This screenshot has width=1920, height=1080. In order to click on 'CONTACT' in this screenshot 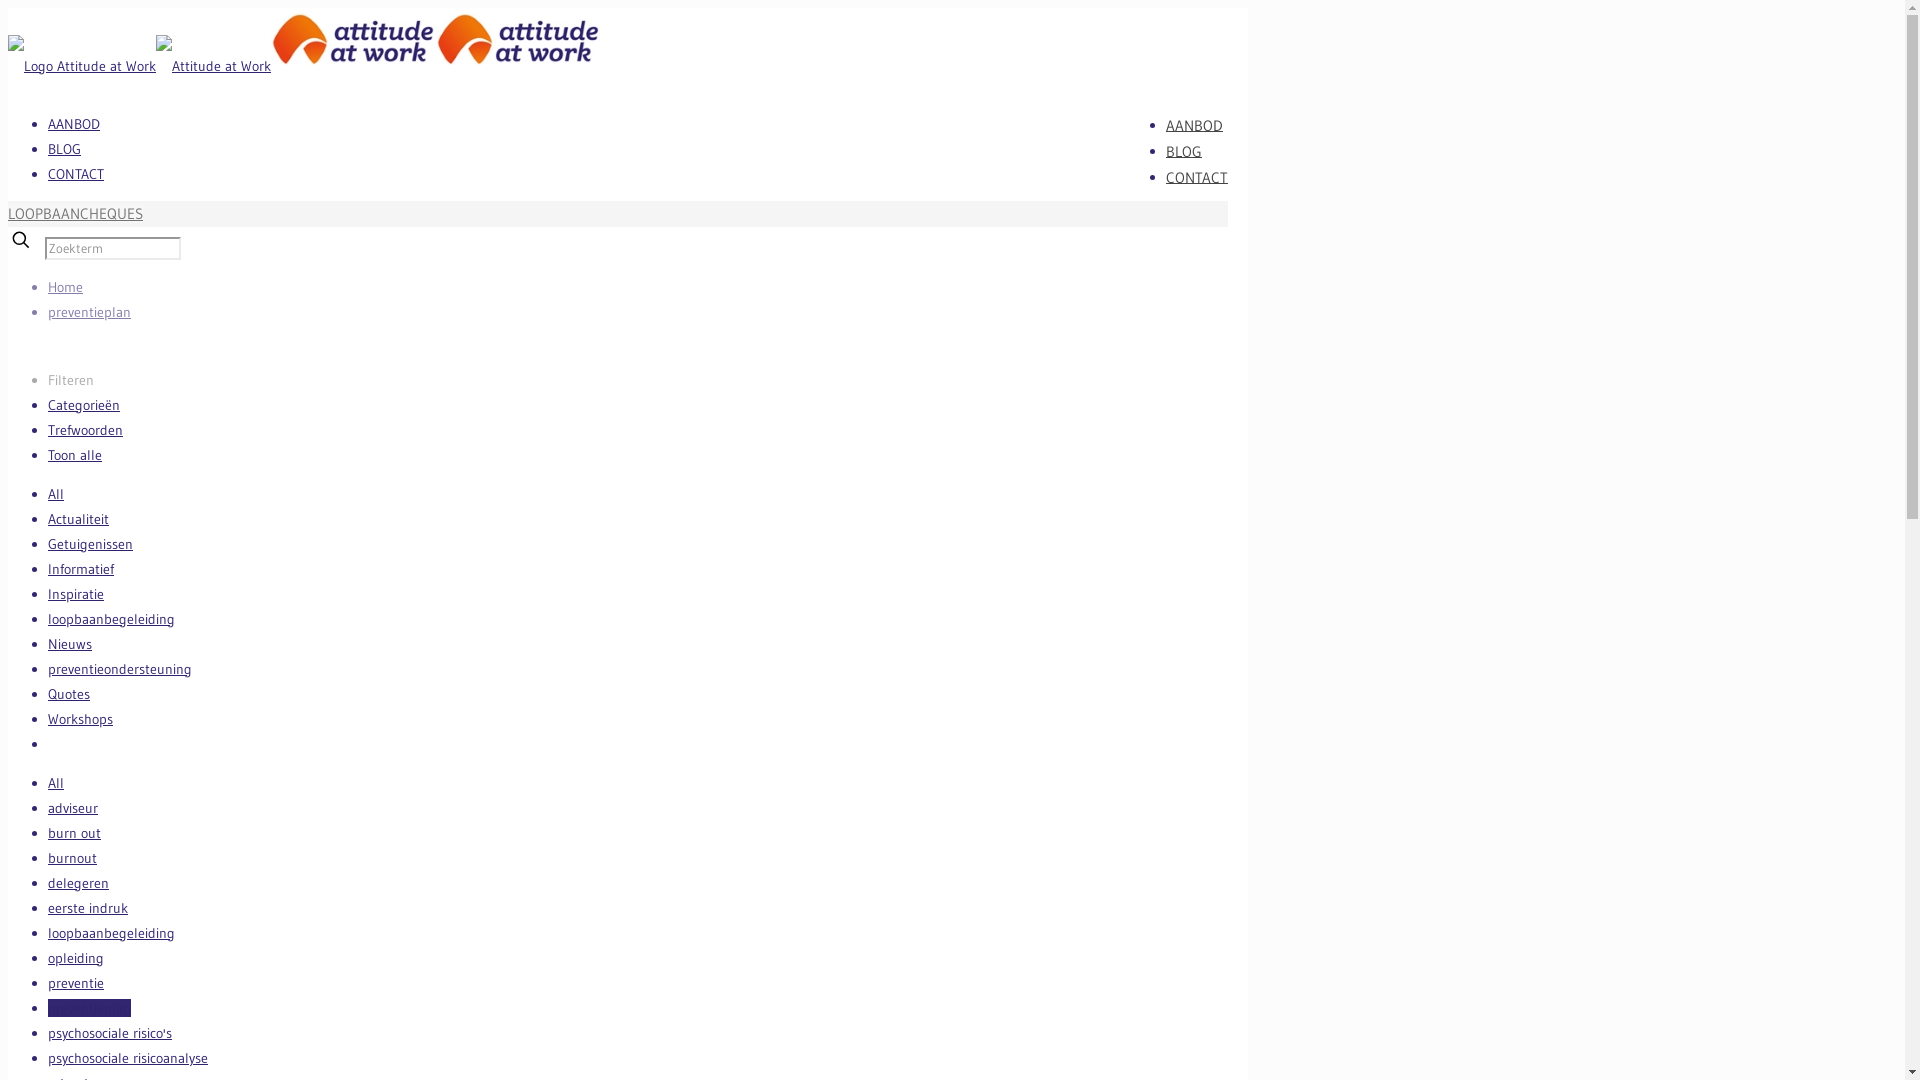, I will do `click(76, 172)`.